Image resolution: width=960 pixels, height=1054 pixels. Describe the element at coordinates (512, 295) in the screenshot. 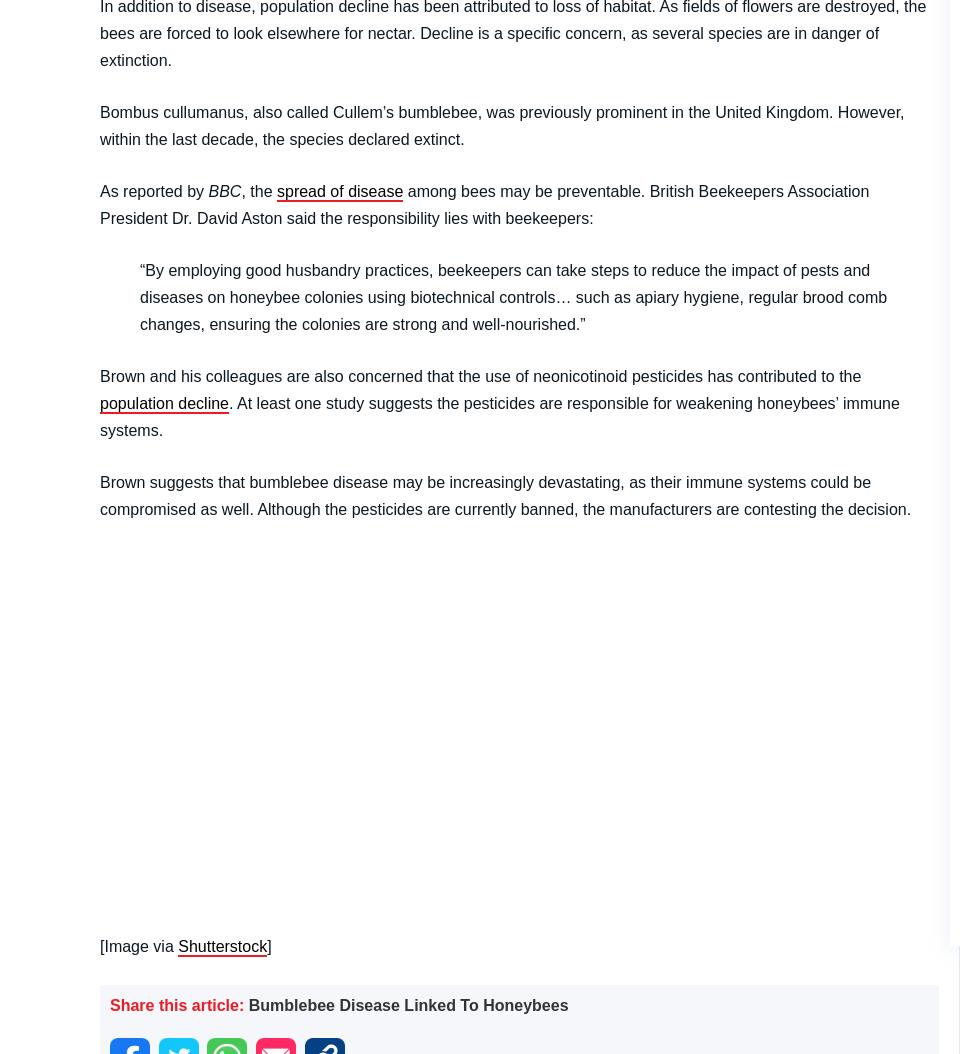

I see `'“By employing good husbandry practices, beekeepers can take steps to reduce the impact of pests and diseases on honeybee colonies using biotechnical controls… such as apiary hygiene, regular brood comb changes, ensuring the colonies are strong and well-nourished.”'` at that location.